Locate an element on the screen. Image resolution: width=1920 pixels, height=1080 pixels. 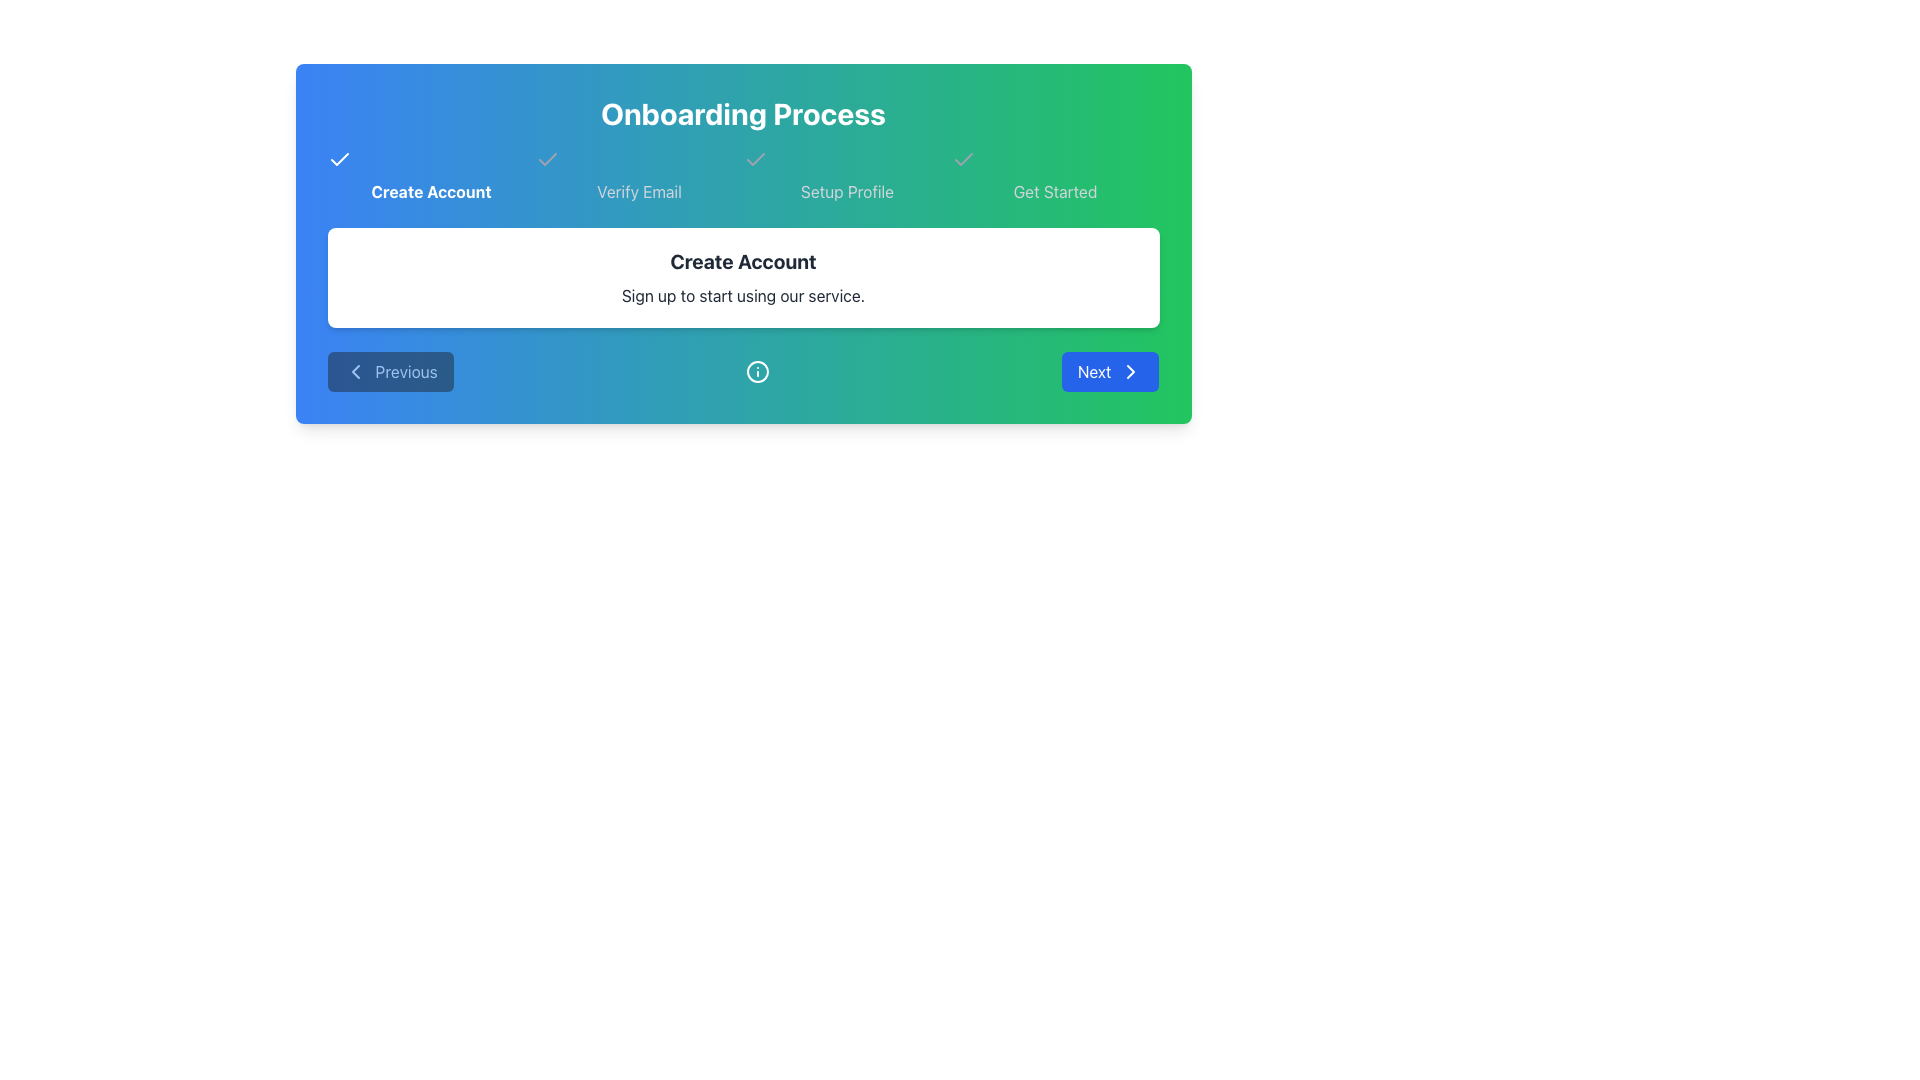
the chevron-shaped icon inside the blue 'Next' button located at the bottom right of the interface is located at coordinates (1131, 371).